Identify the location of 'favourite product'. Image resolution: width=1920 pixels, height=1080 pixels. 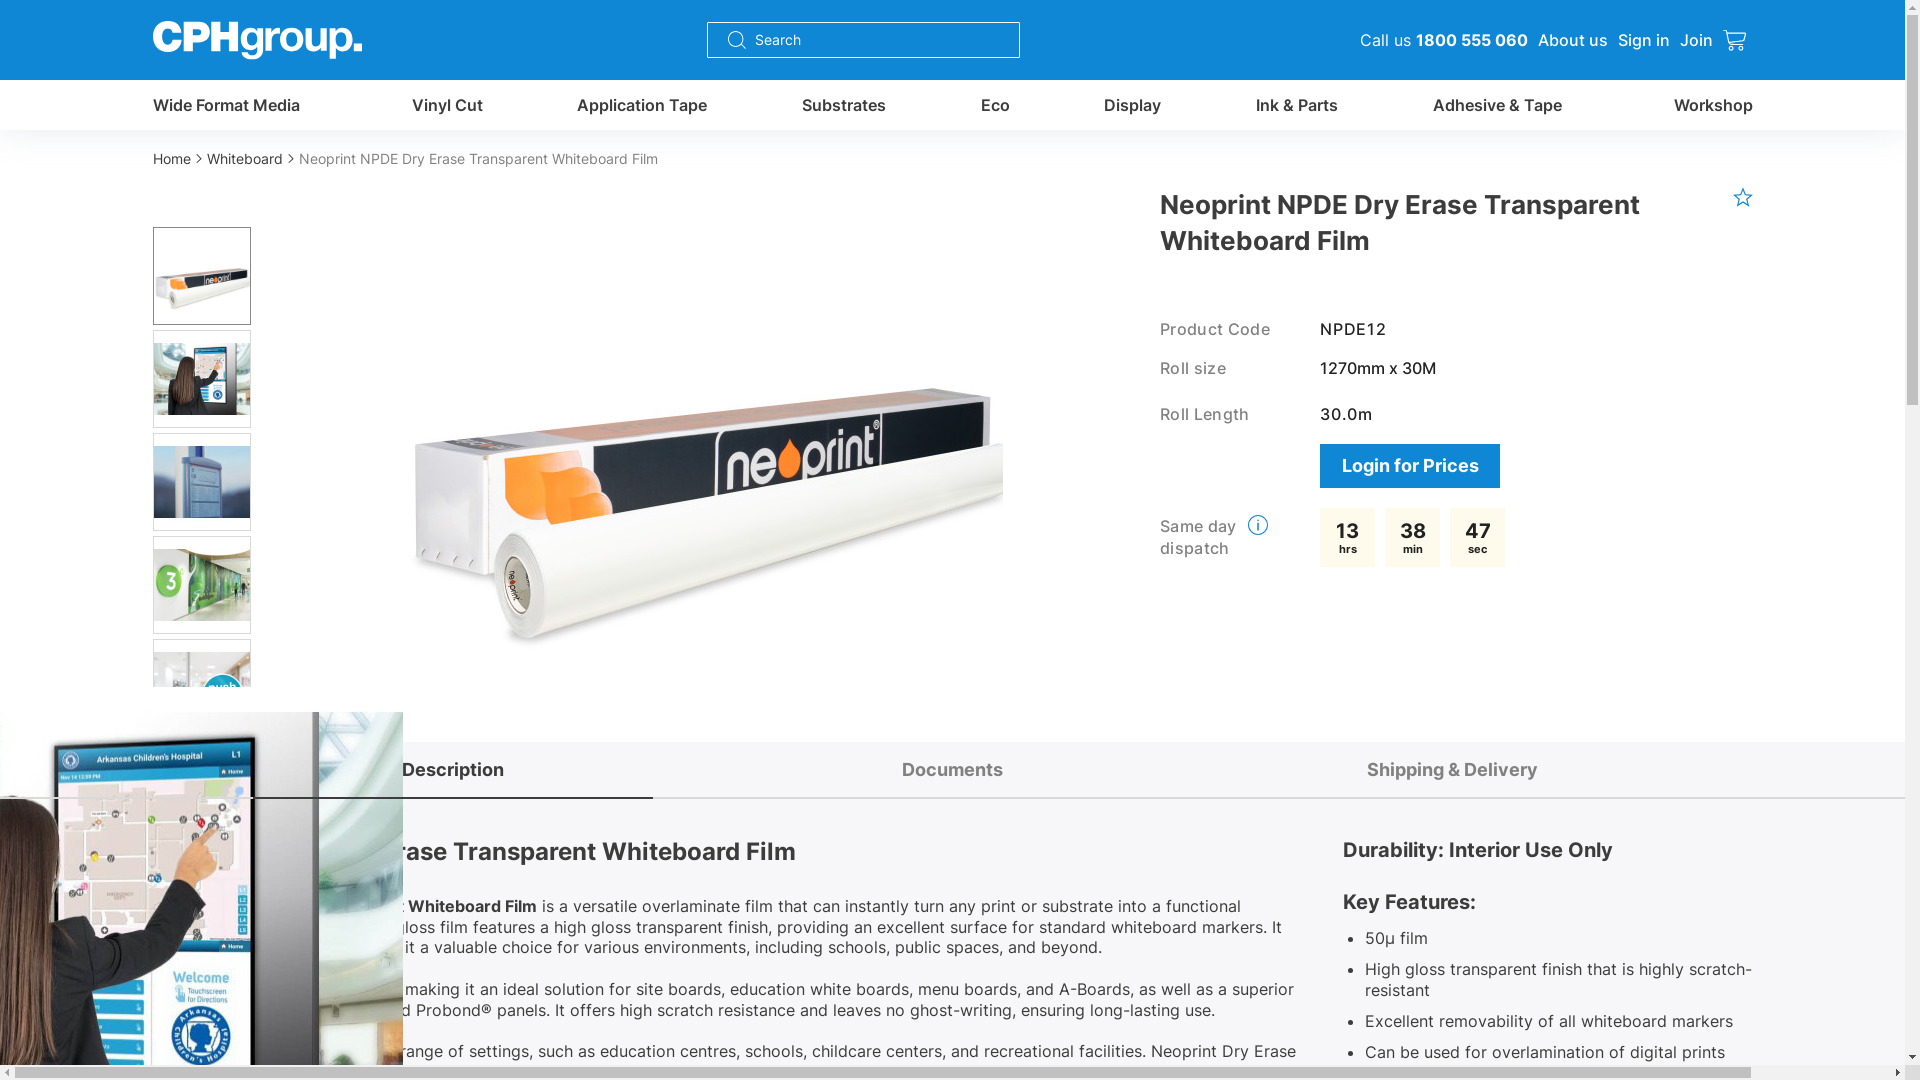
(1741, 196).